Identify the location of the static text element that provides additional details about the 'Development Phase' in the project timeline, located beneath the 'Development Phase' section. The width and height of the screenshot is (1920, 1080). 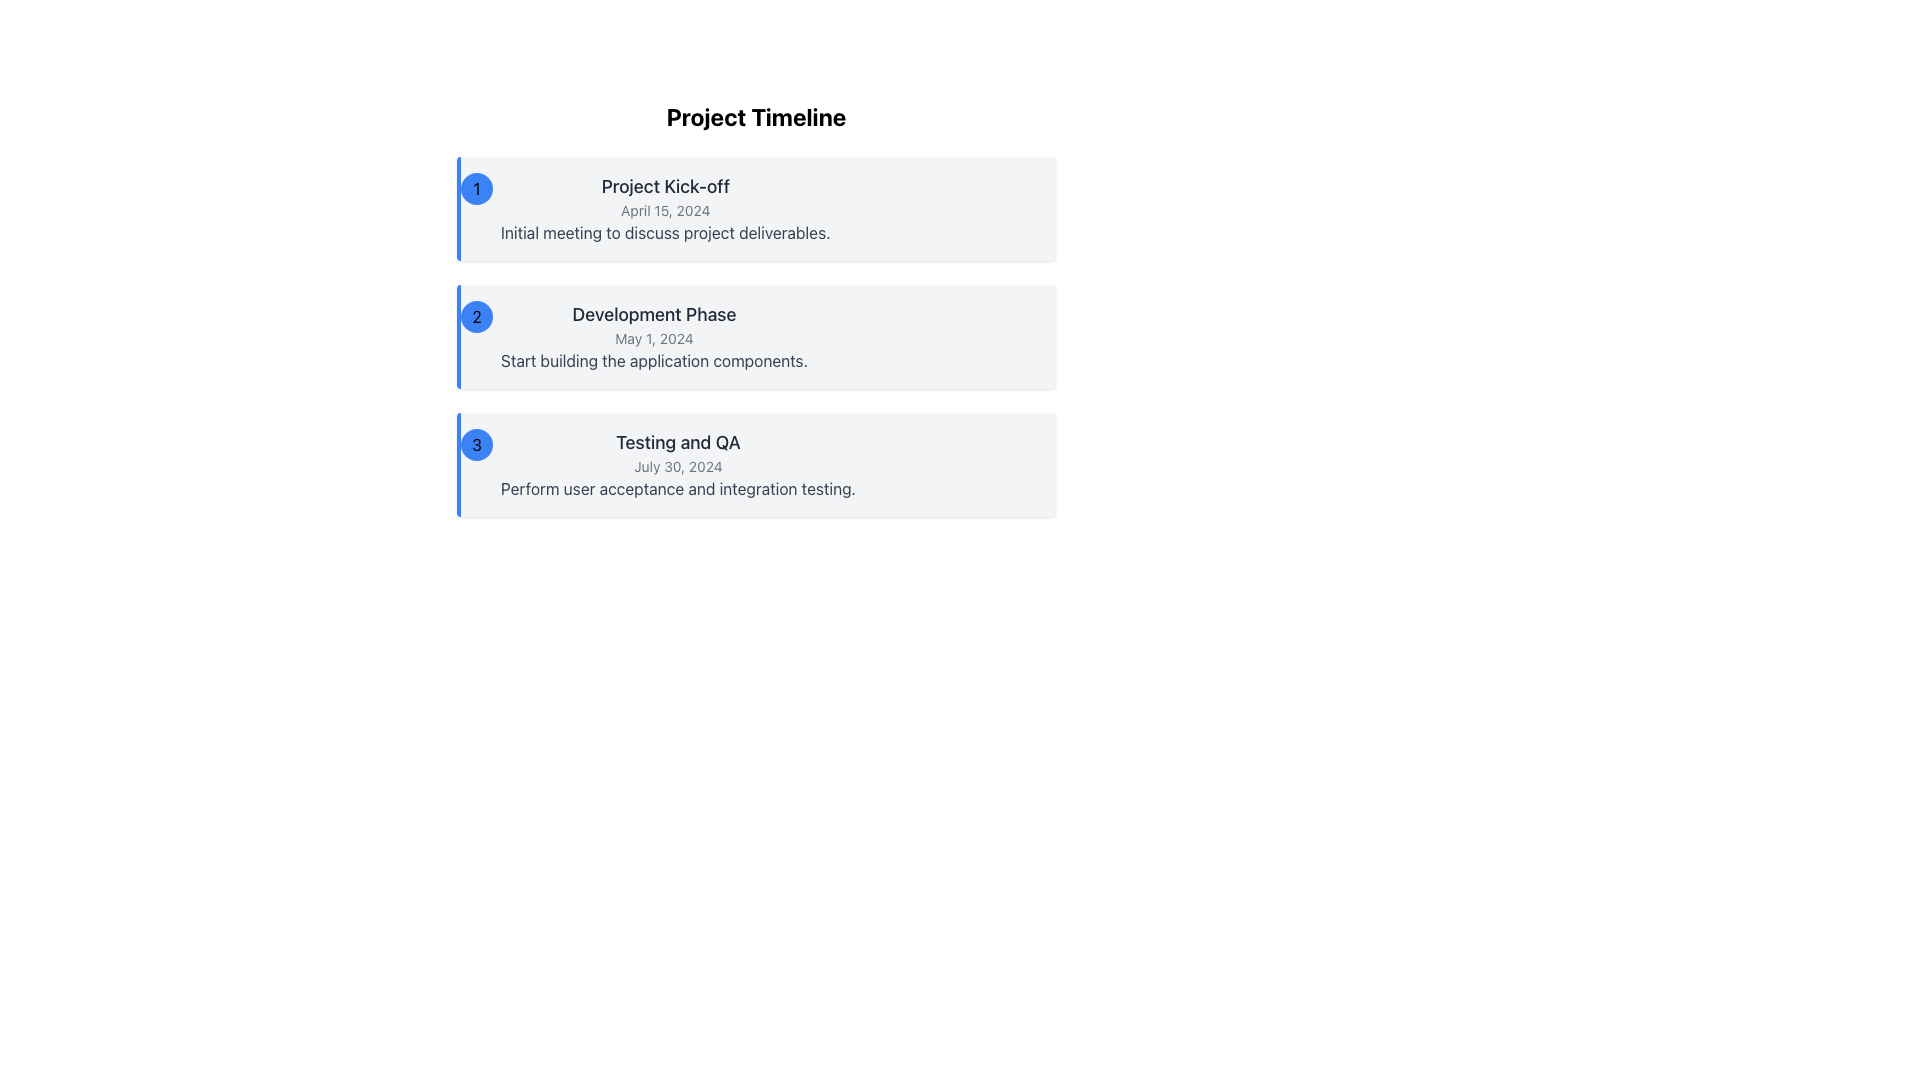
(654, 361).